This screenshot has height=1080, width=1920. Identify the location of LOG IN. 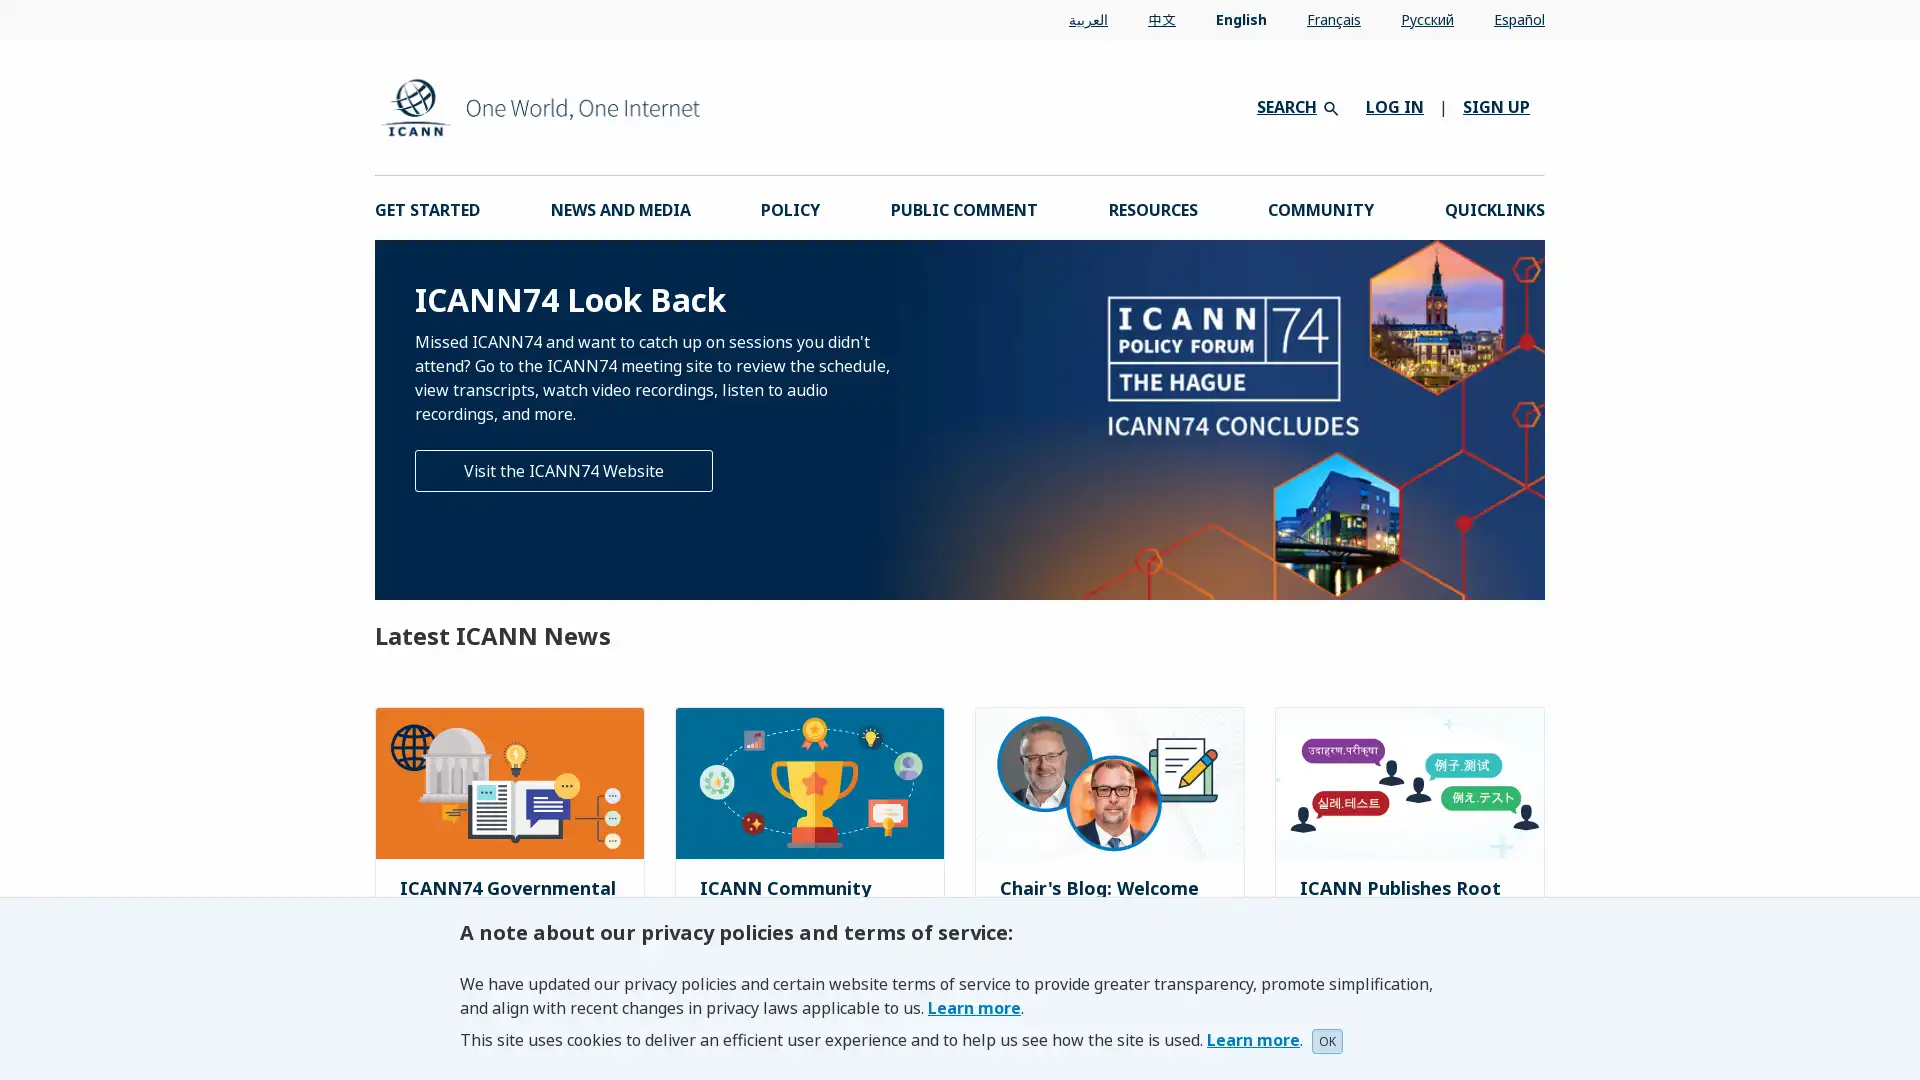
(1394, 107).